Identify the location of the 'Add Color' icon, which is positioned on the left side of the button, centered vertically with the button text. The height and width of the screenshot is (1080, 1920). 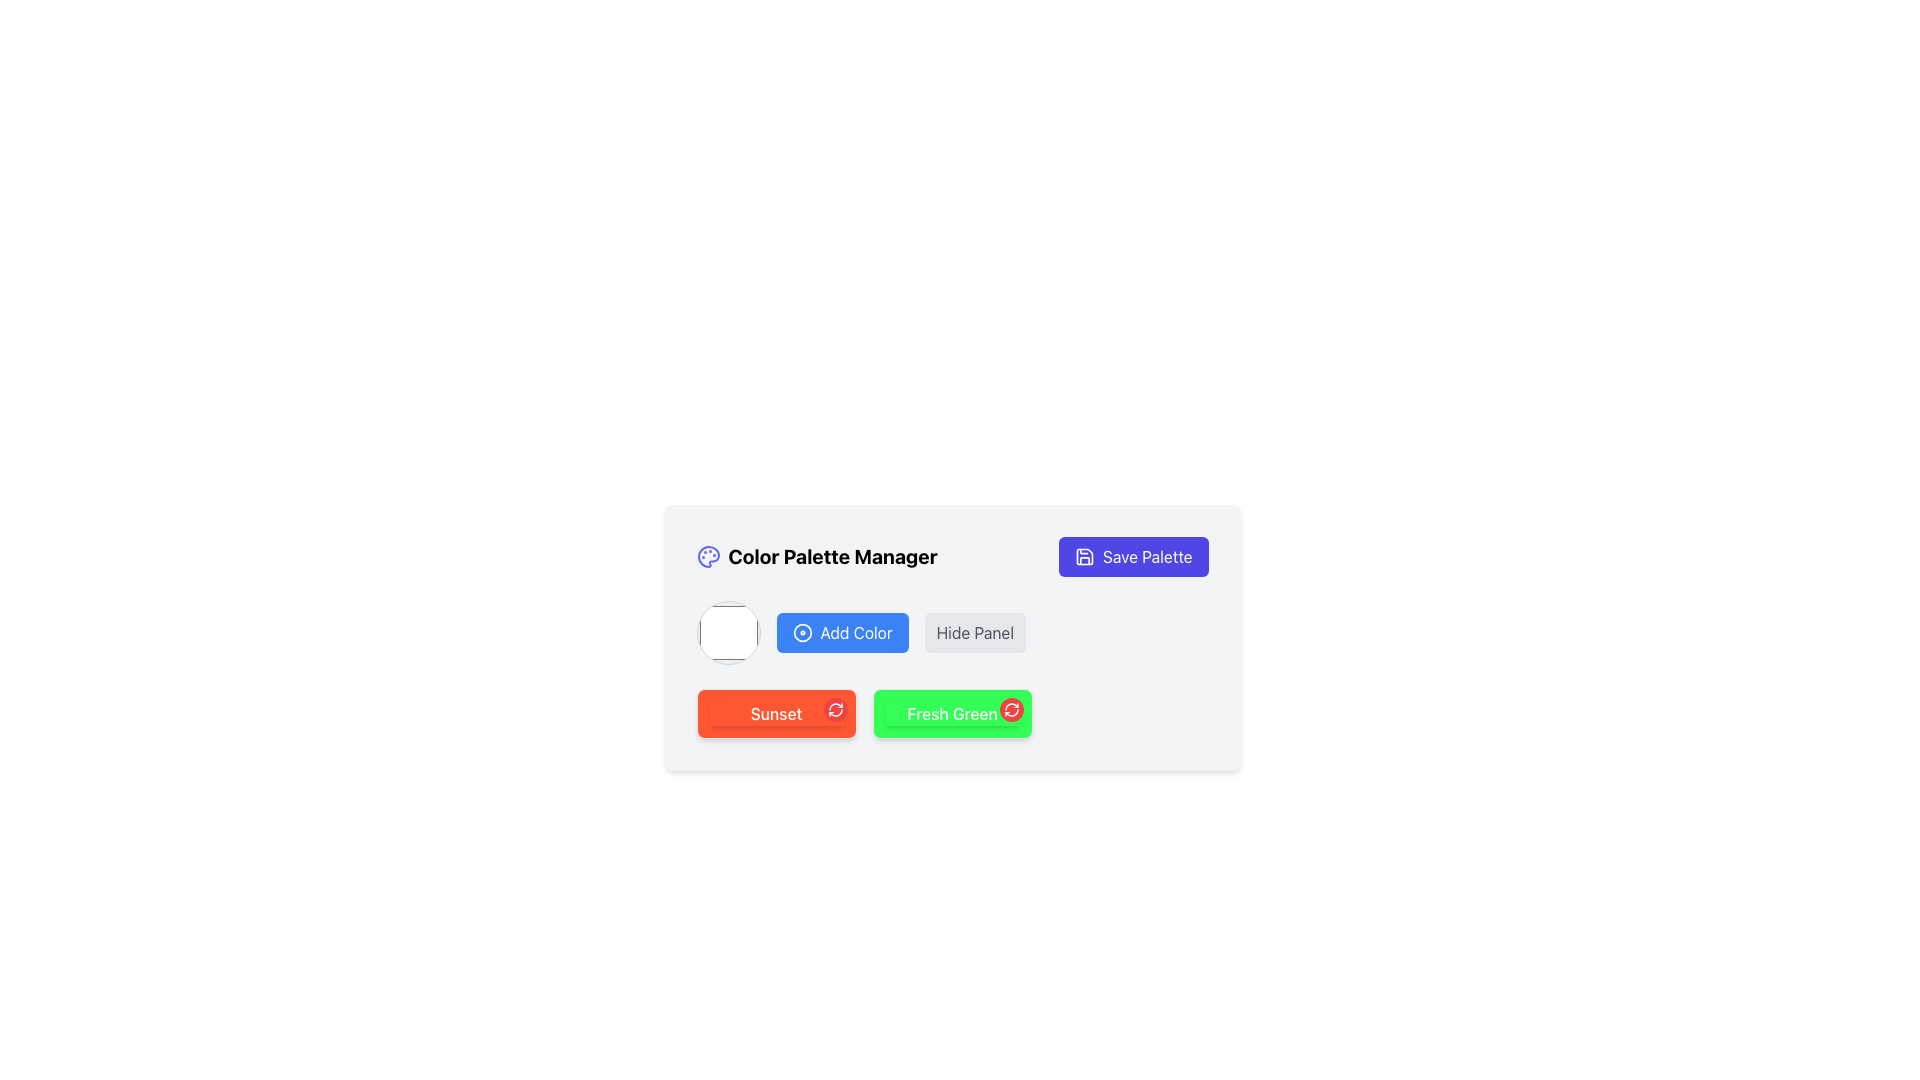
(802, 632).